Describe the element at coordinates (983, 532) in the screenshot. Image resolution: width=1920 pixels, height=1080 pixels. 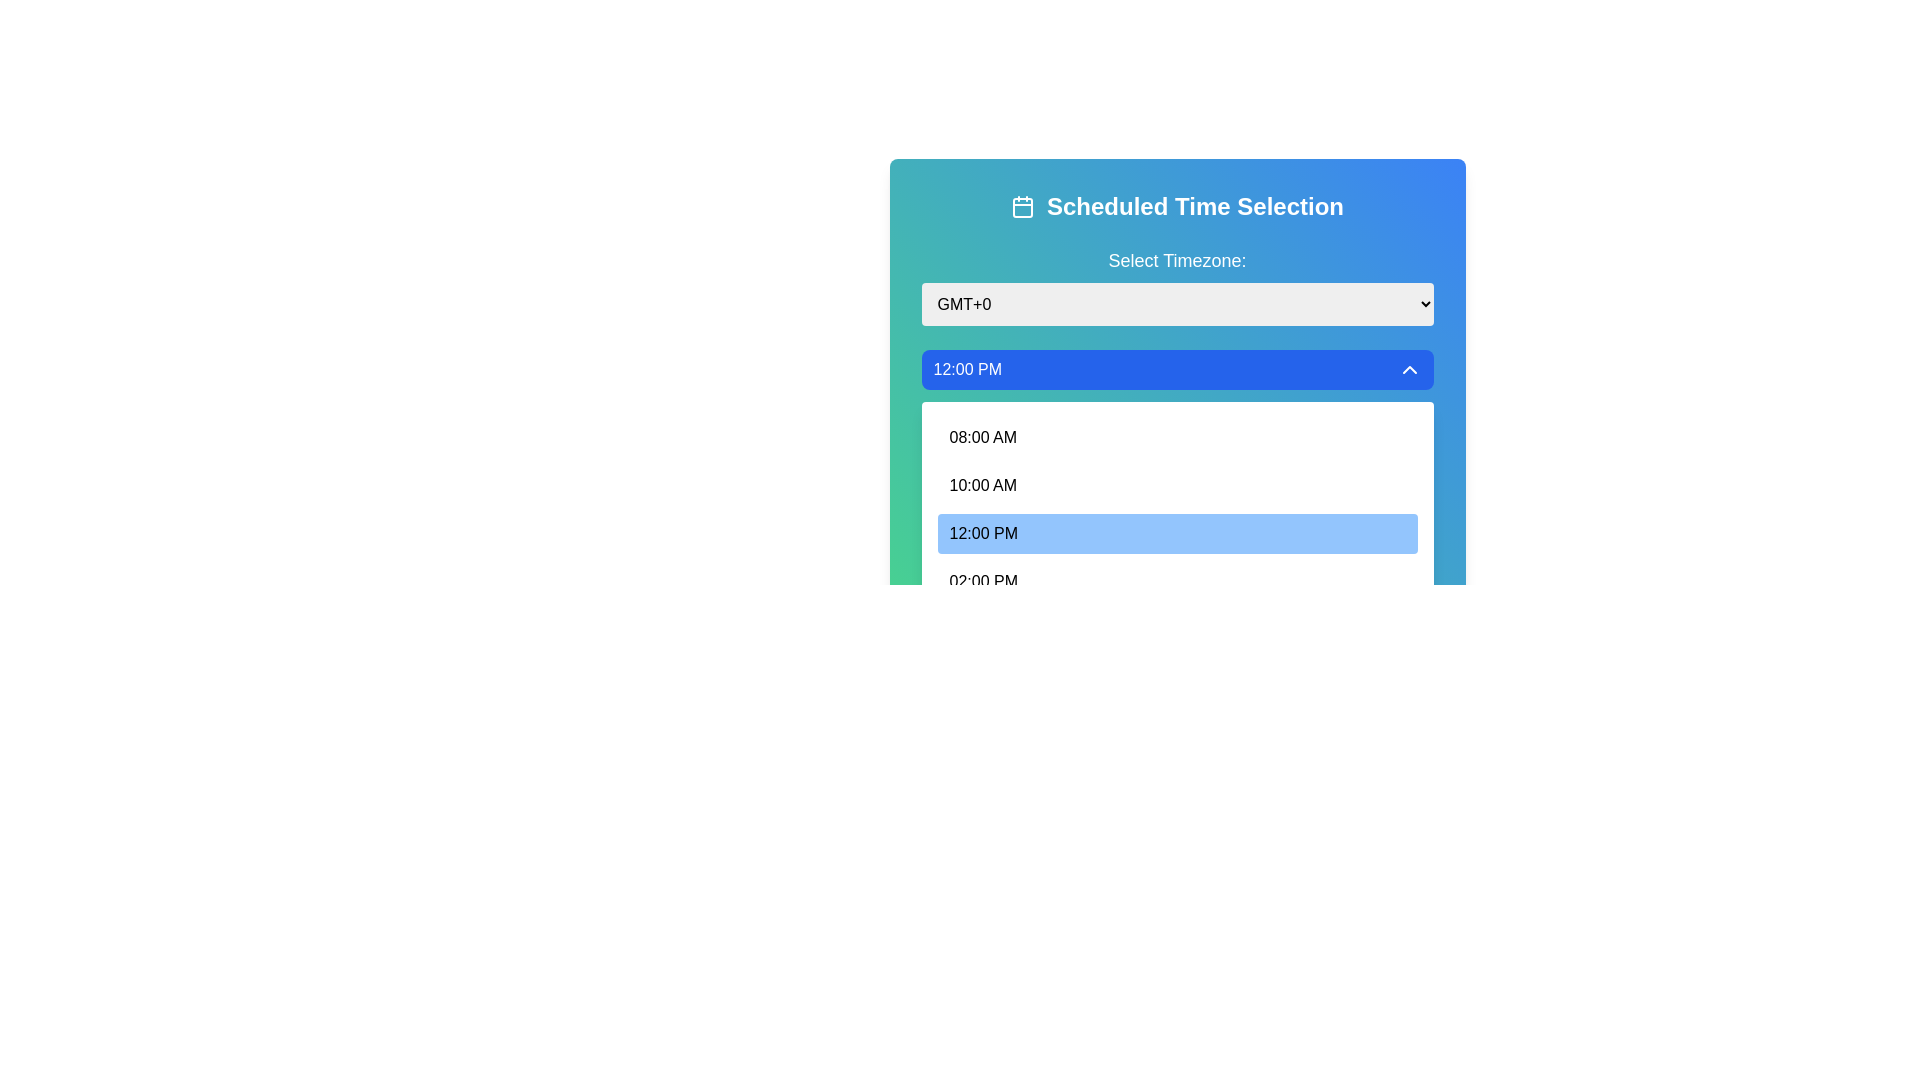
I see `the selectable list item displaying '12:00 PM' in the dropdown menu` at that location.